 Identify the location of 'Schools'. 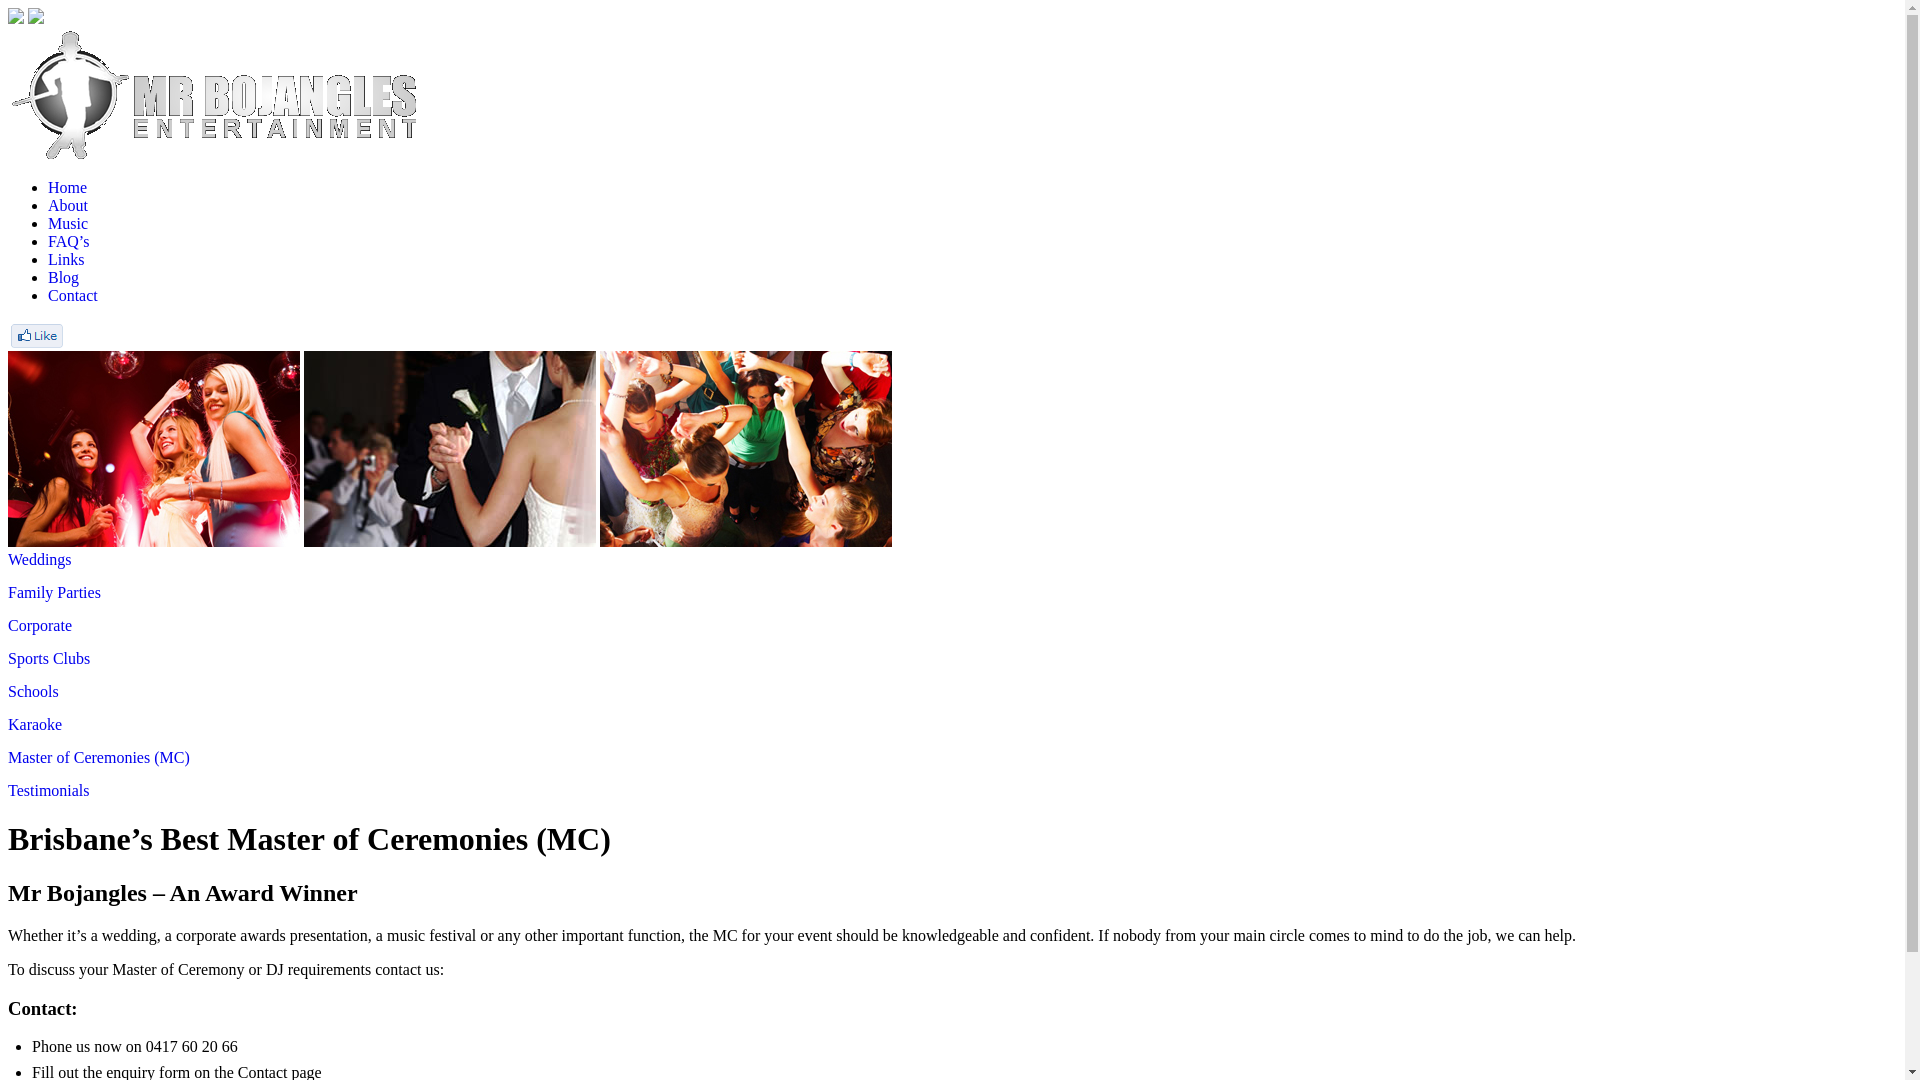
(33, 690).